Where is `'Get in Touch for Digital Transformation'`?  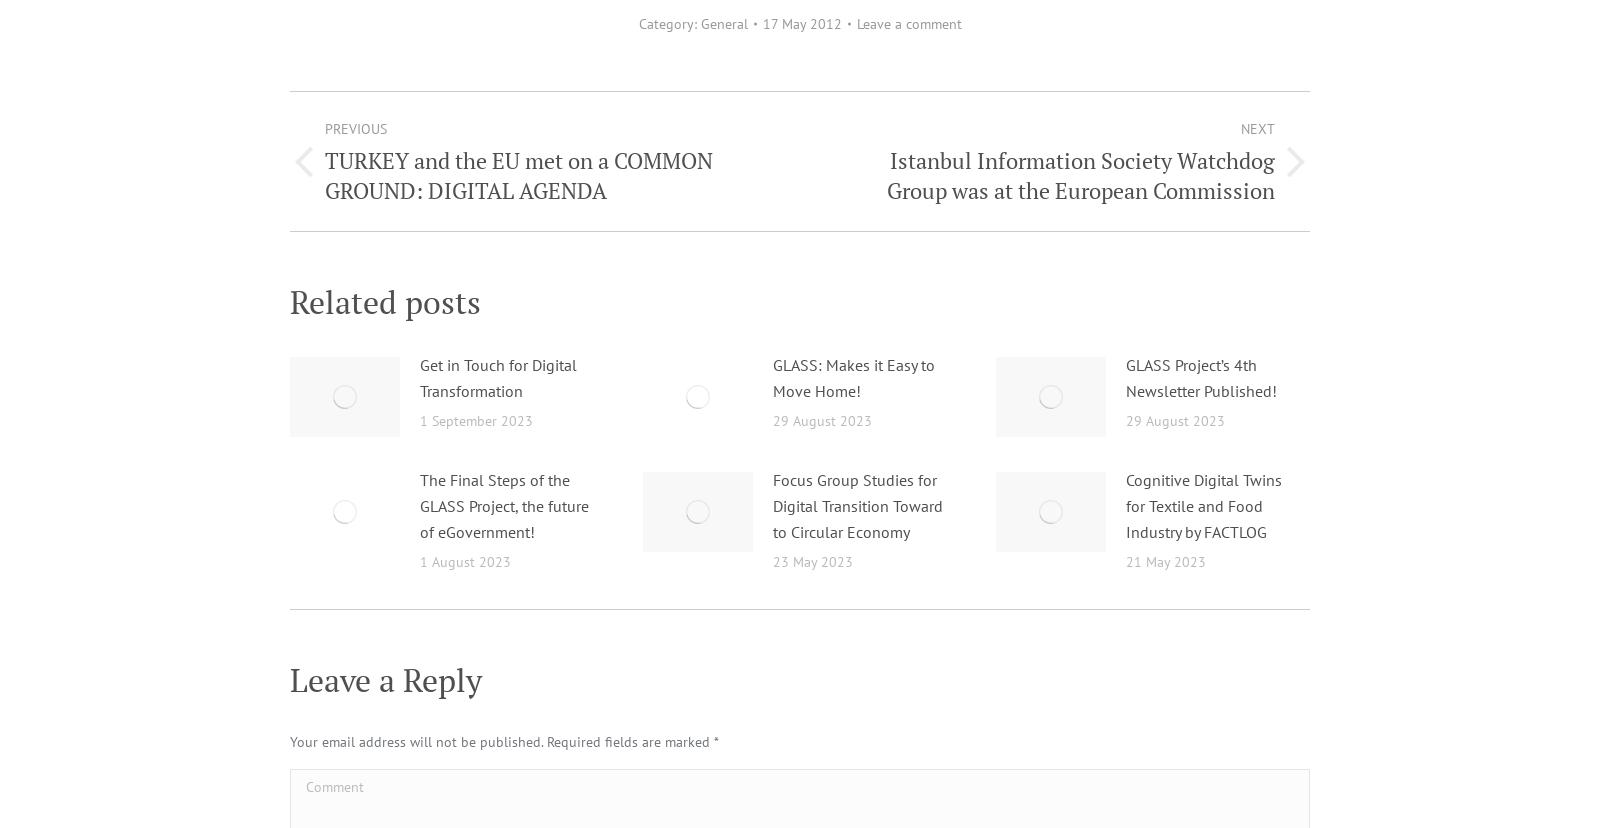
'Get in Touch for Digital Transformation' is located at coordinates (497, 377).